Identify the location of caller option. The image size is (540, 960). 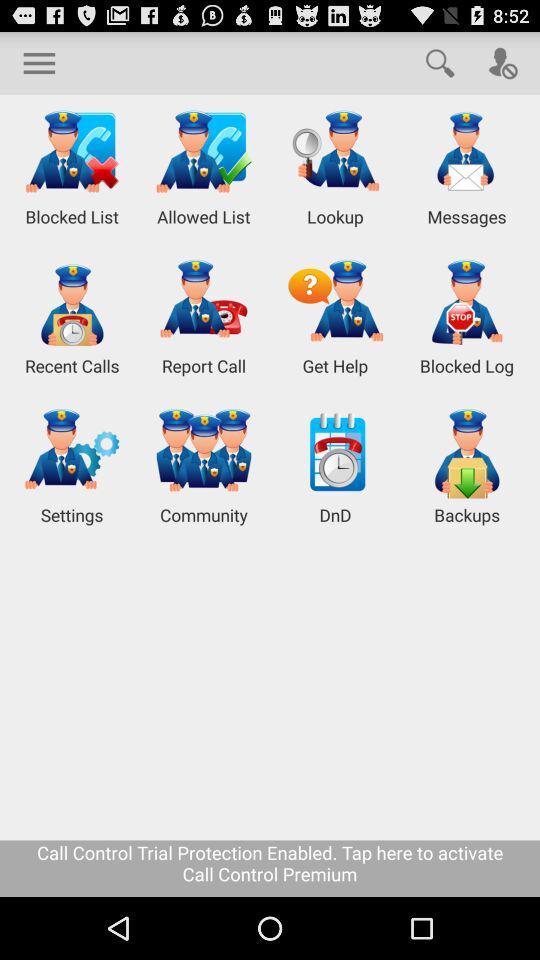
(502, 62).